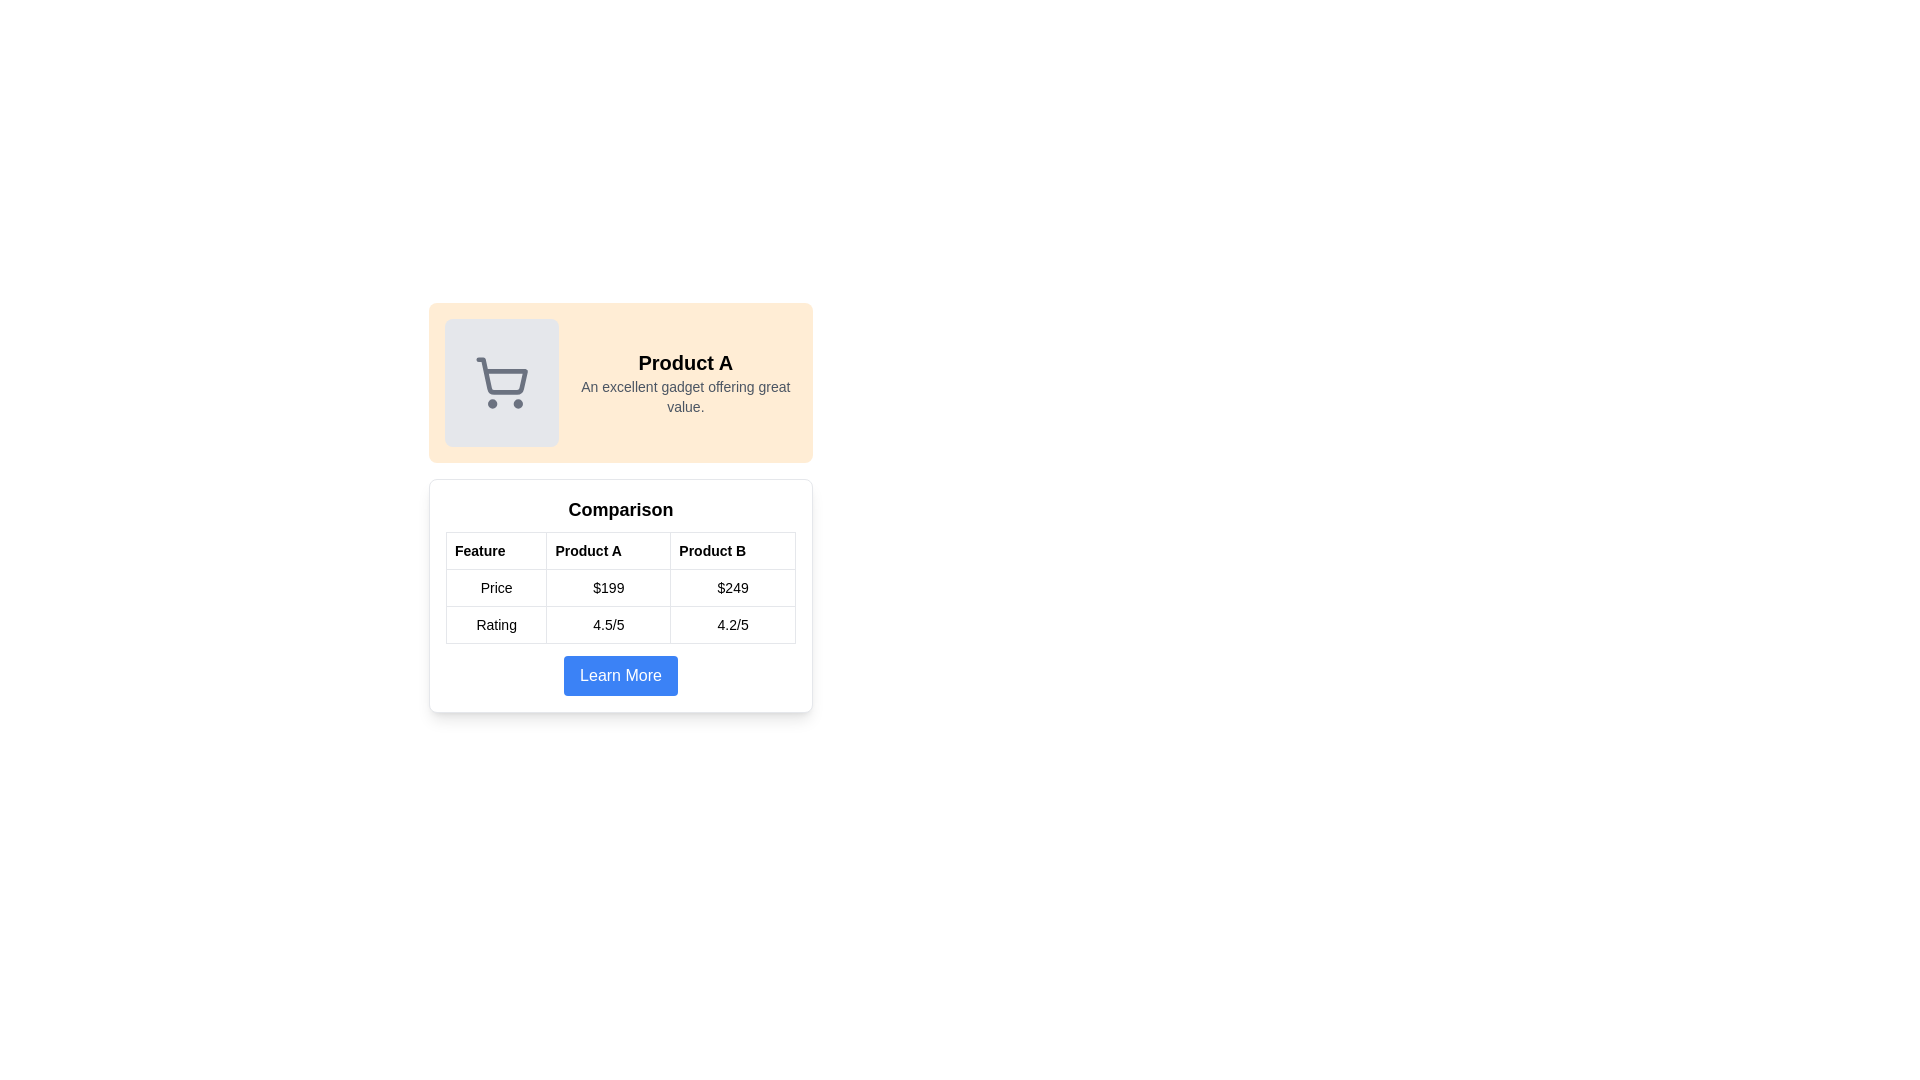 The image size is (1920, 1080). What do you see at coordinates (685, 397) in the screenshot?
I see `the text element that reads 'An excellent gadget offering great value.' which is located below the bold heading 'Product A' within a light beige rectangular area` at bounding box center [685, 397].